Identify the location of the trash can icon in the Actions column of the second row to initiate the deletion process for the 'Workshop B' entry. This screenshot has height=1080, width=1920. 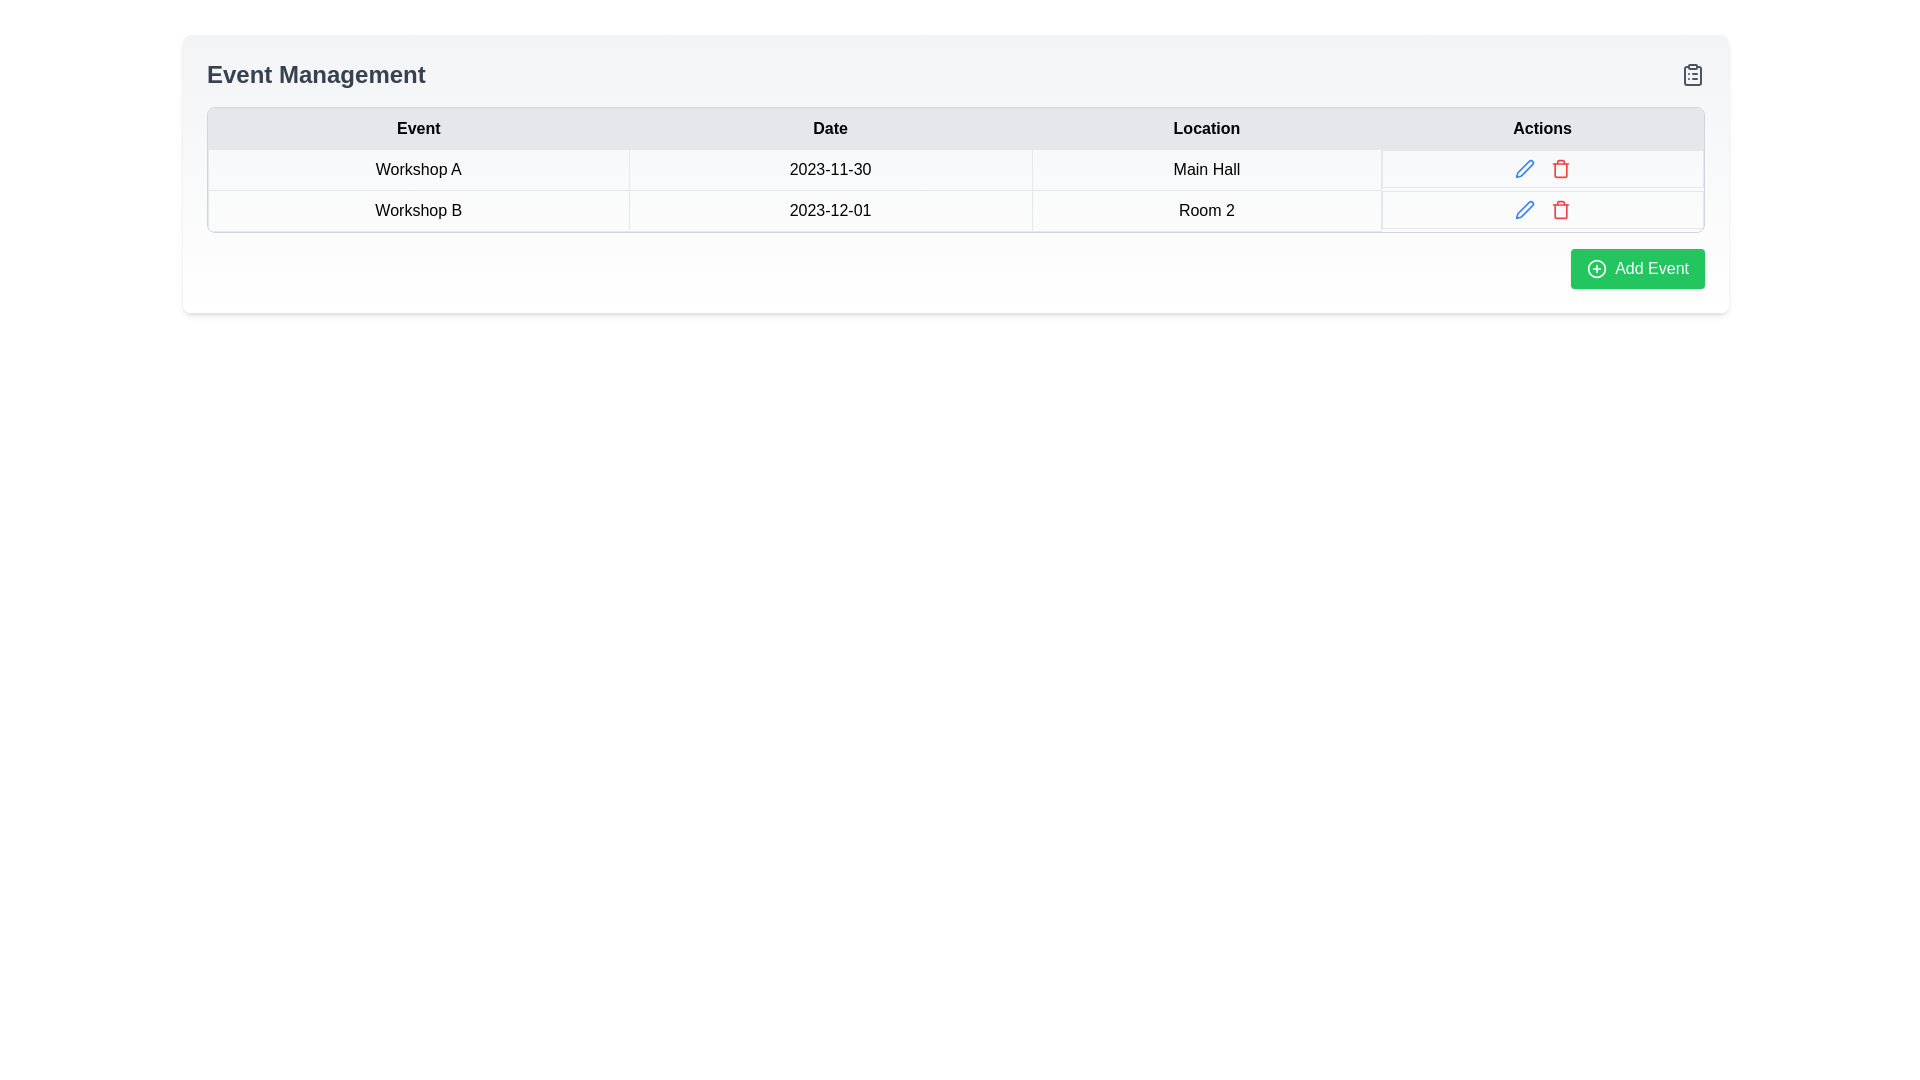
(1559, 209).